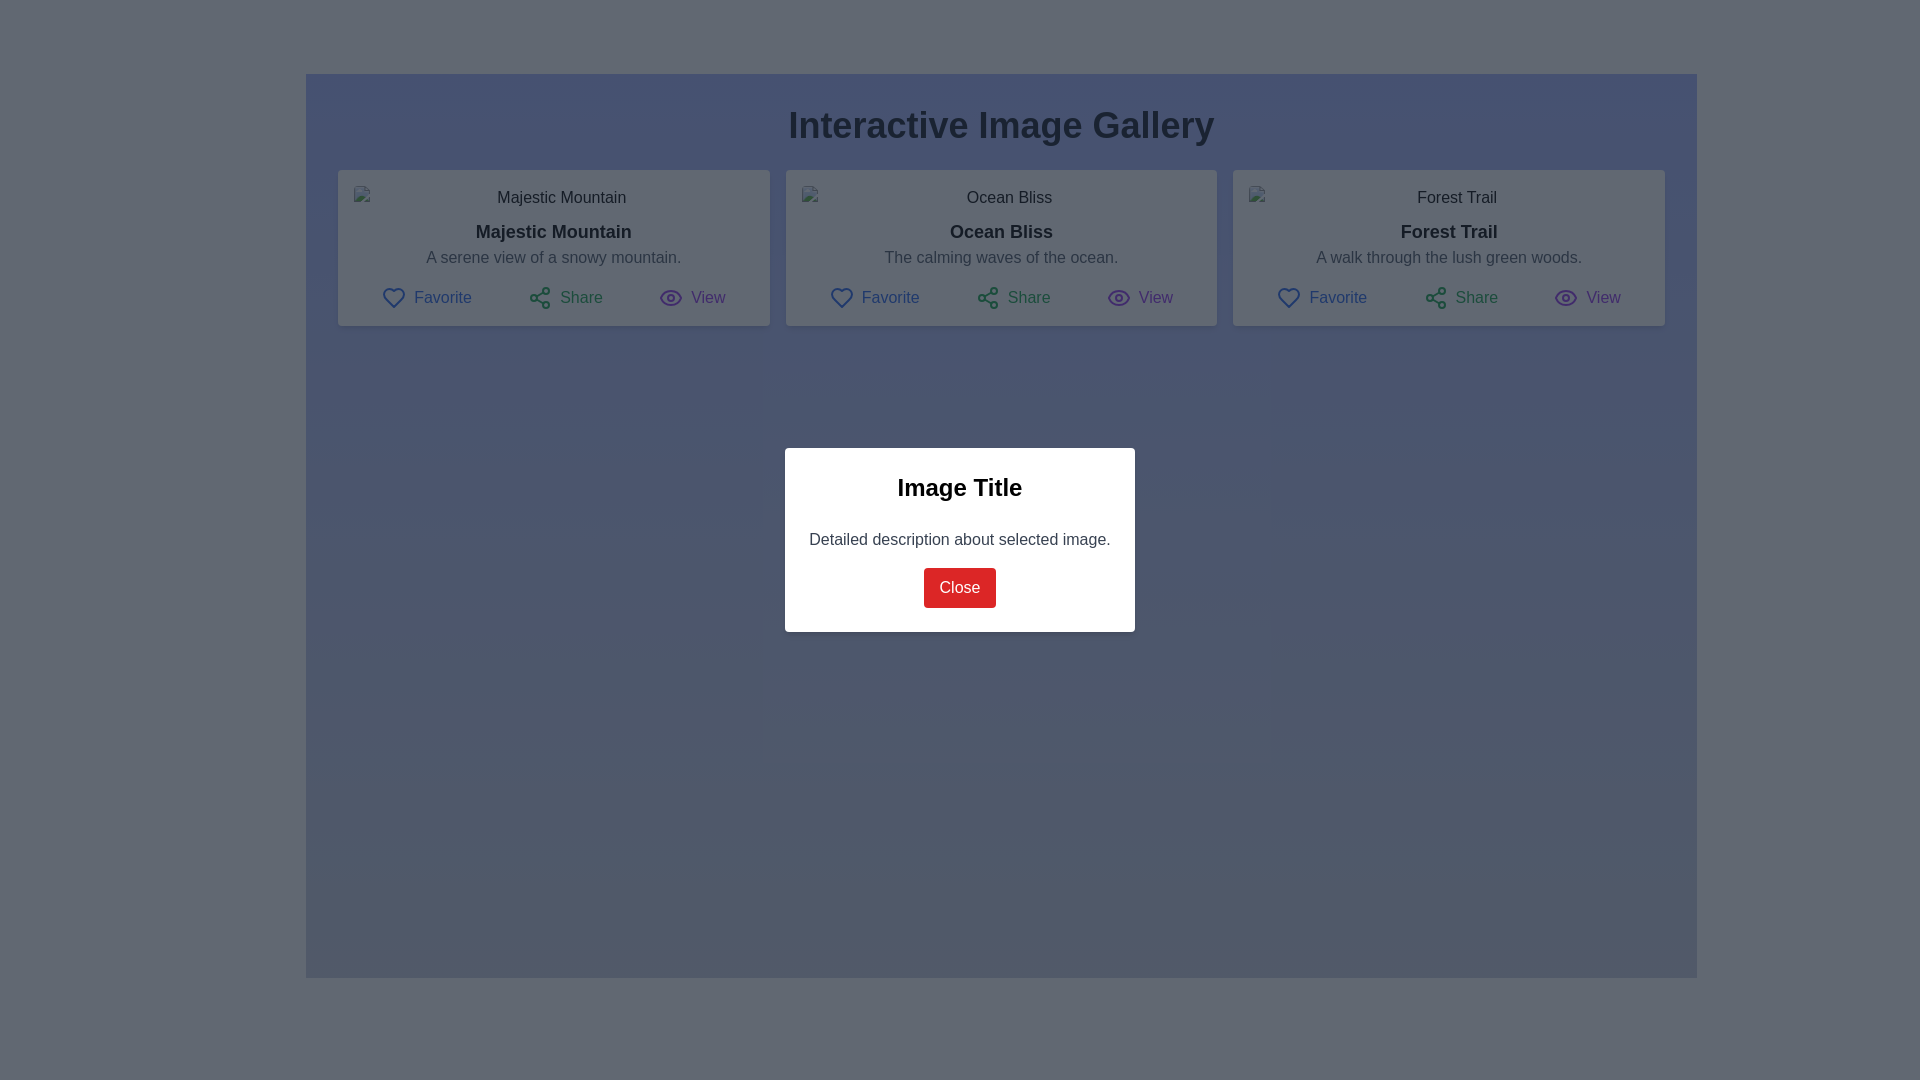 The image size is (1920, 1080). I want to click on the 'Share' button in the Toolbar located at the bottom of the 'Majestic Mountain' card, which is the second button from the left, colored green and featuring a share node icon, so click(553, 297).